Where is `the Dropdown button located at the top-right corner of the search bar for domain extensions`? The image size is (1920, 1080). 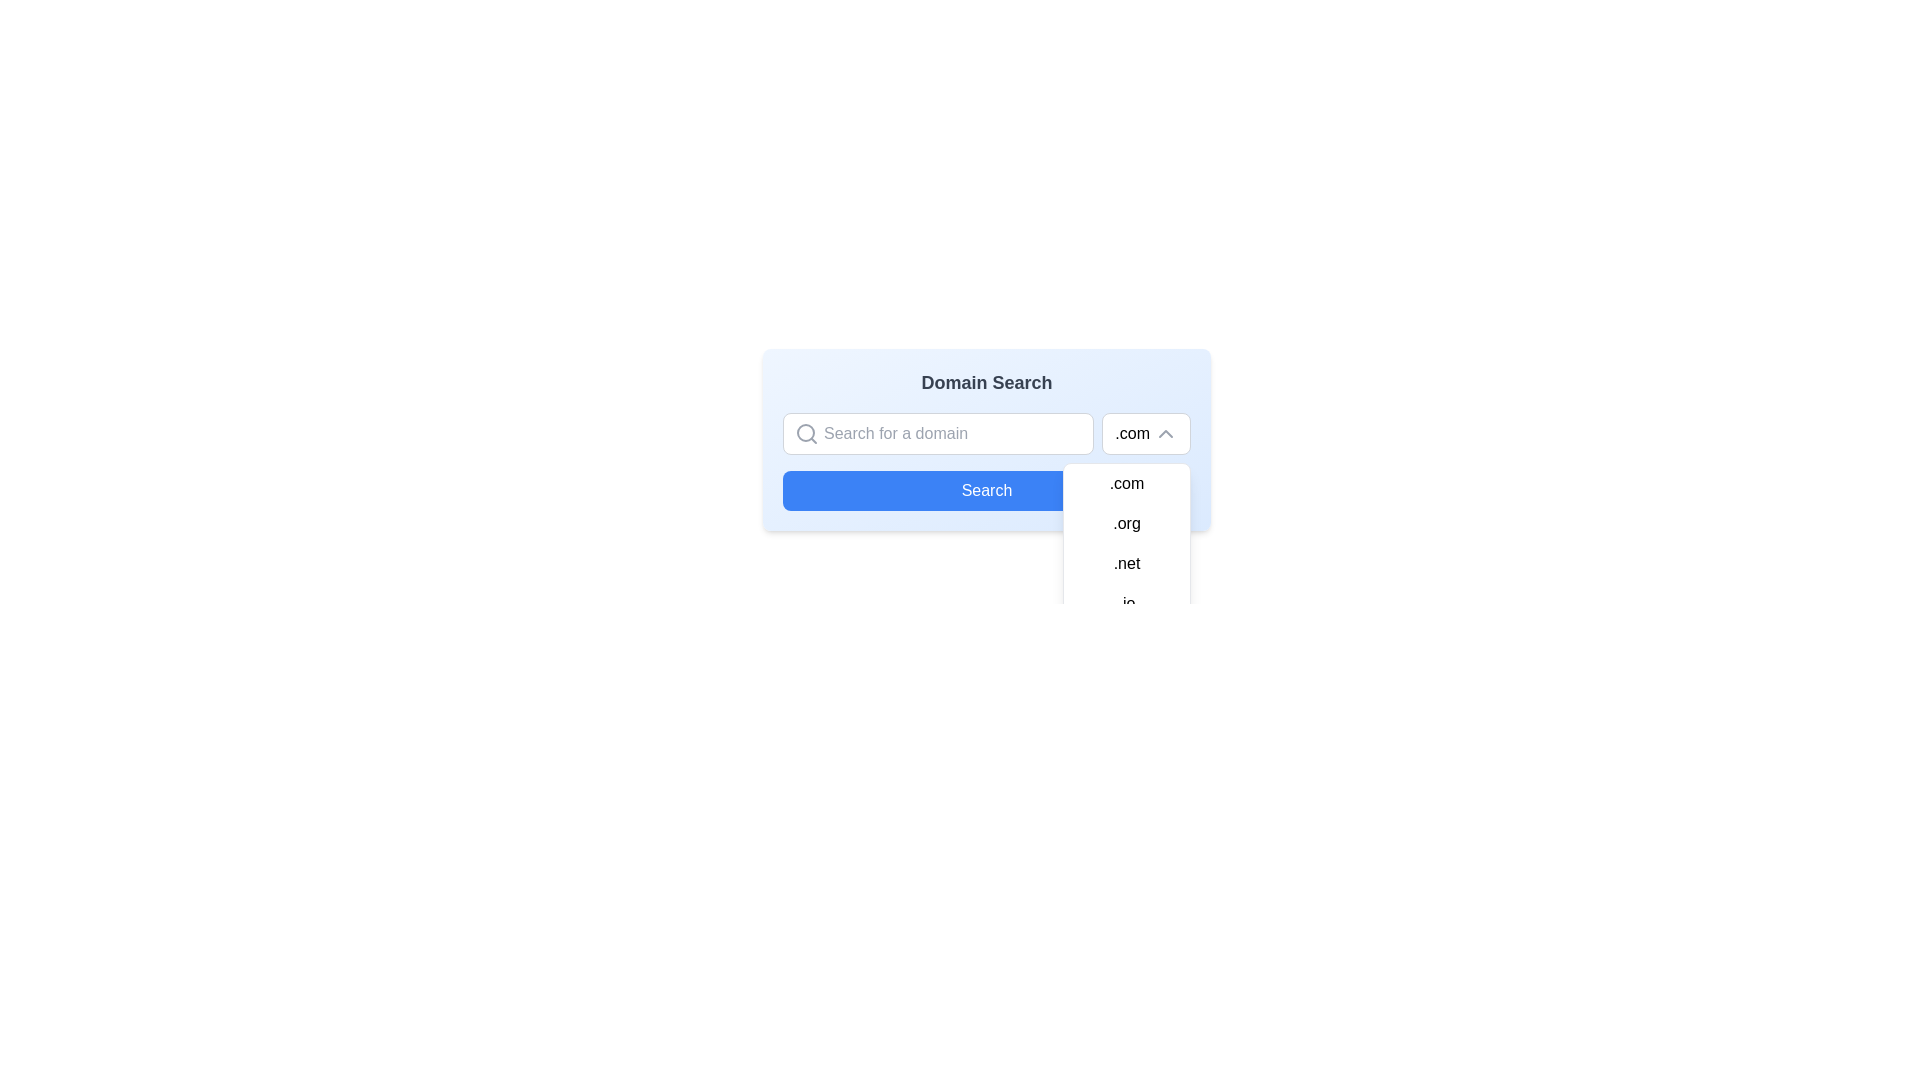 the Dropdown button located at the top-right corner of the search bar for domain extensions is located at coordinates (1146, 433).